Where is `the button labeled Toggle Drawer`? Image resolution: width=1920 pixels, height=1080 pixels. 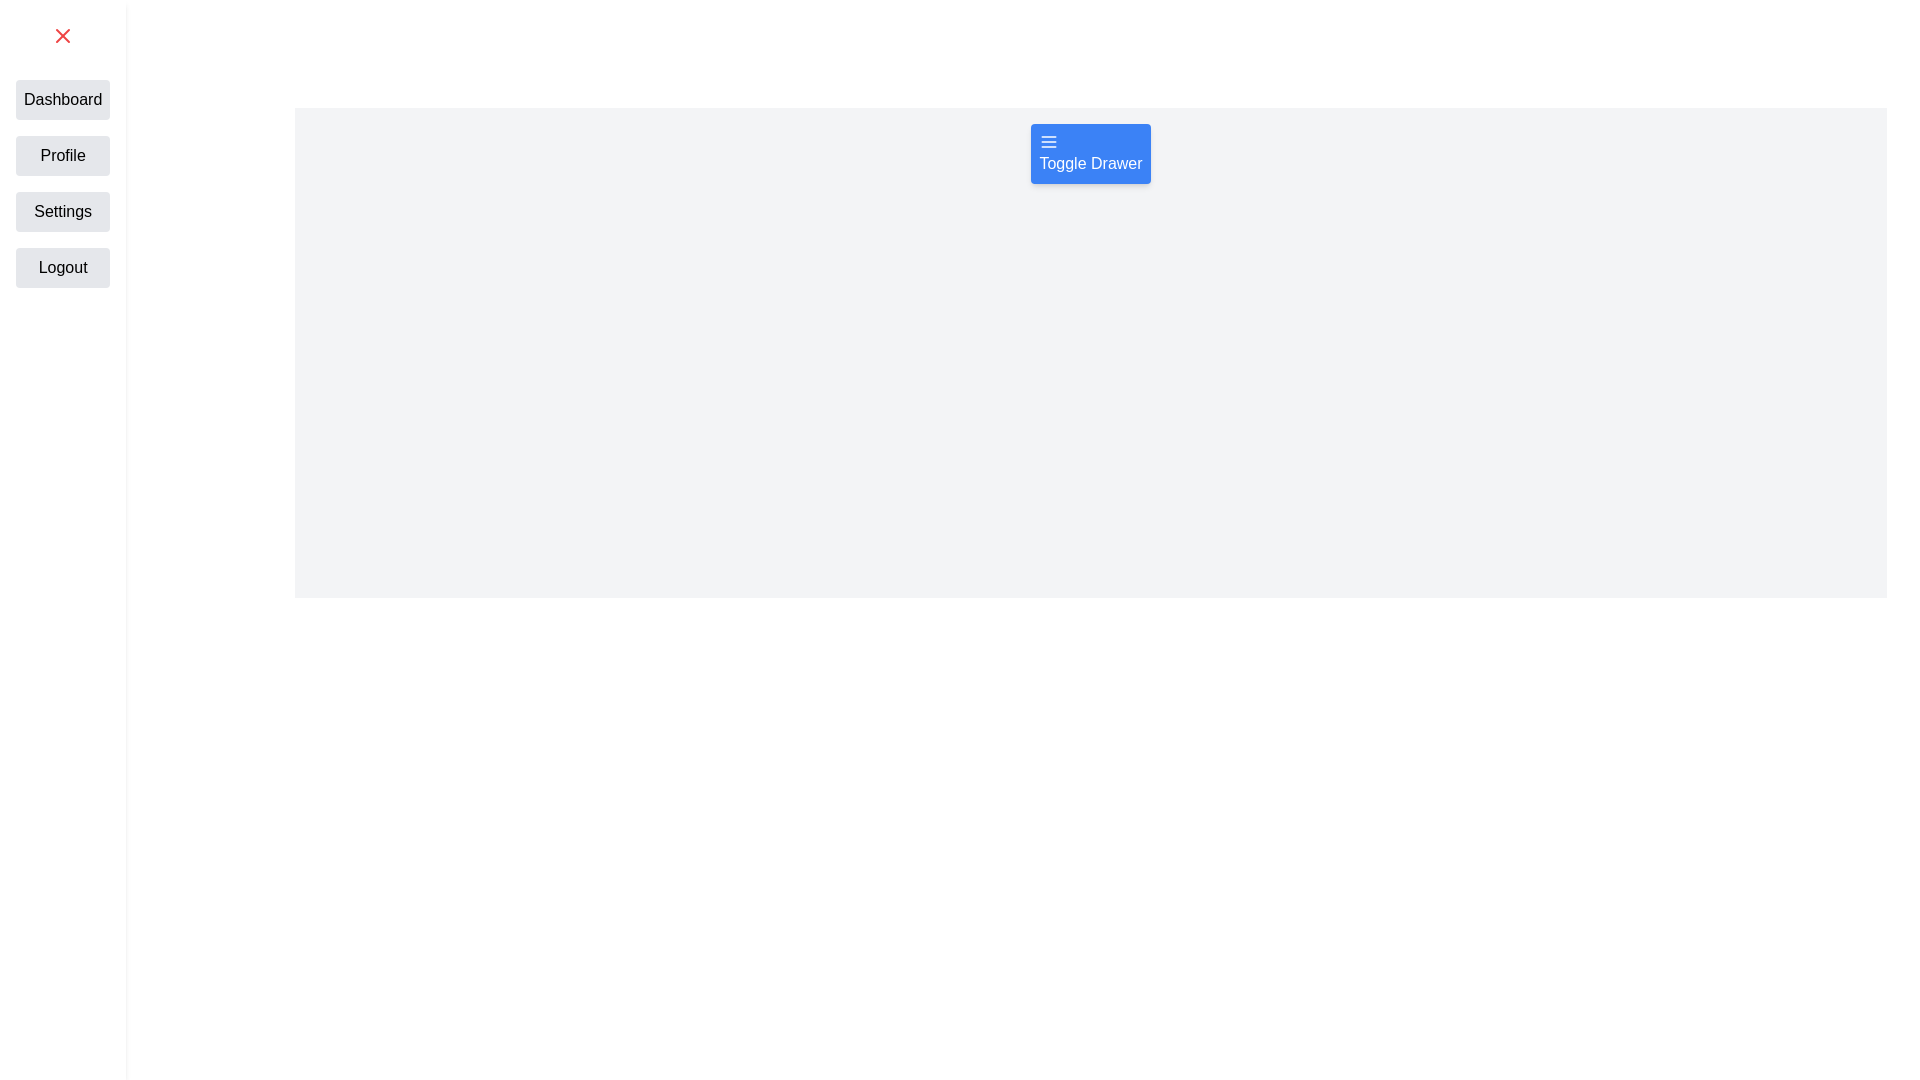 the button labeled Toggle Drawer is located at coordinates (1089, 153).